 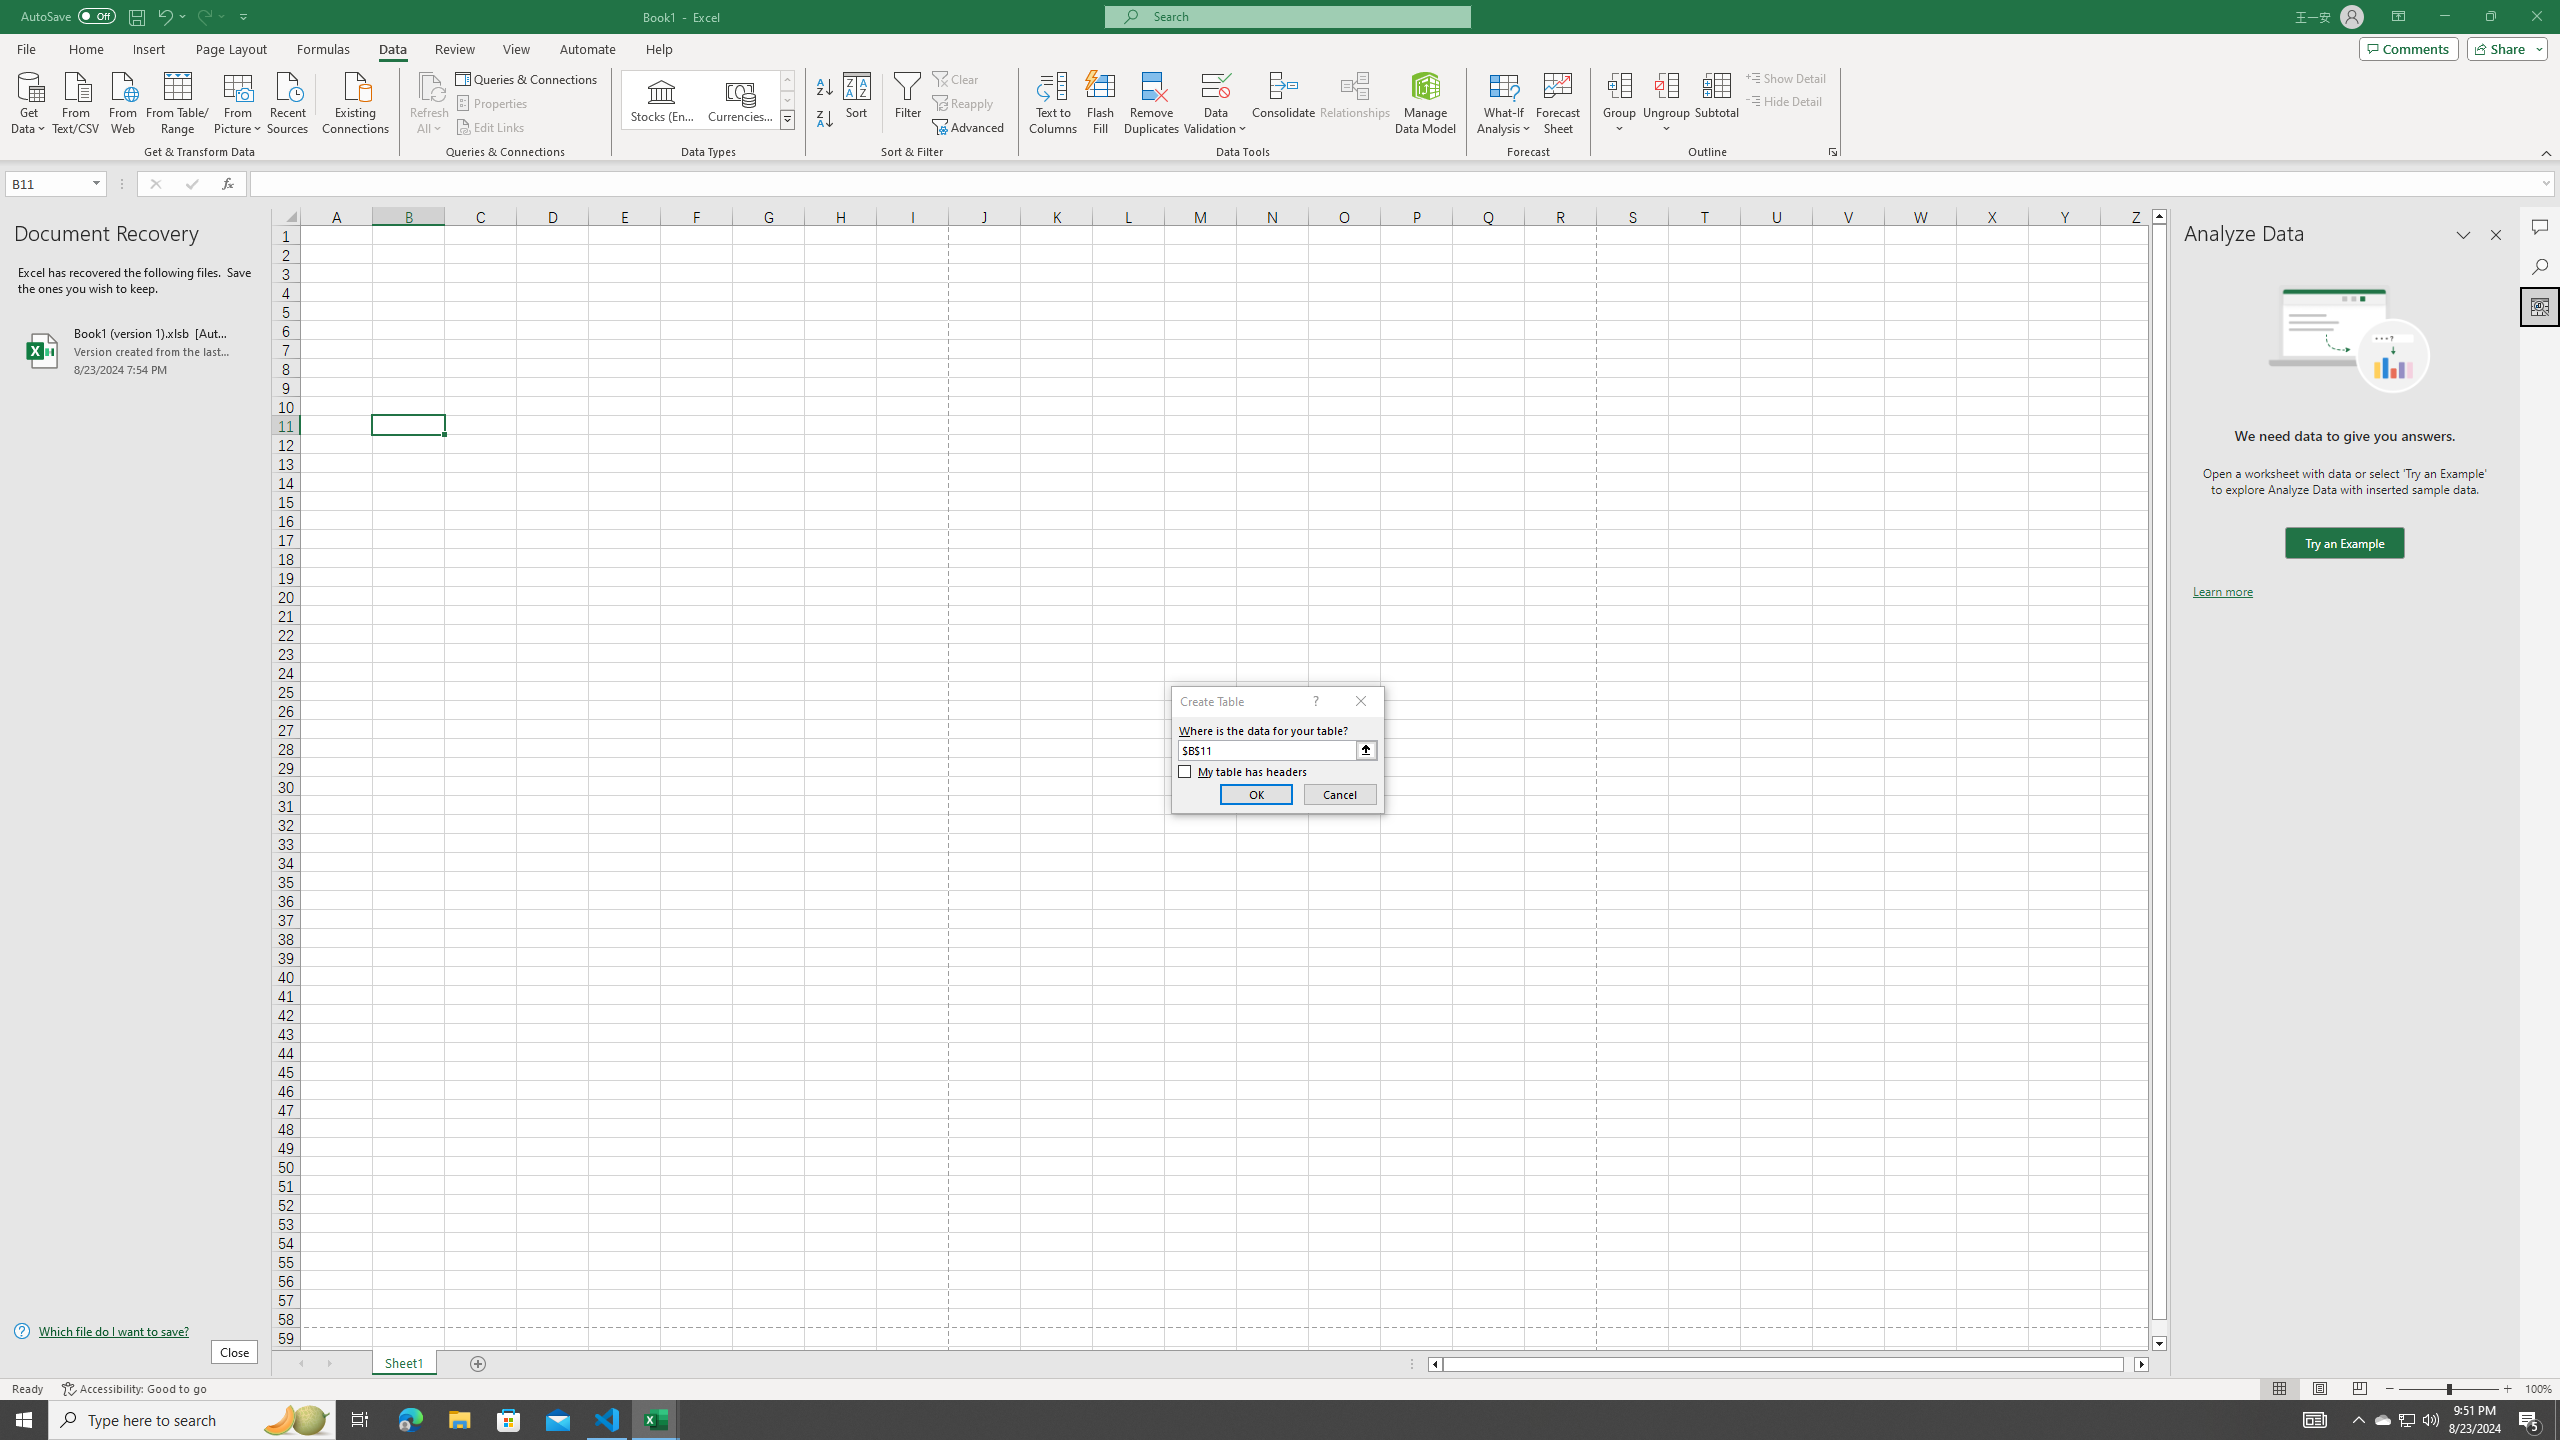 What do you see at coordinates (490, 127) in the screenshot?
I see `'Edit Links'` at bounding box center [490, 127].